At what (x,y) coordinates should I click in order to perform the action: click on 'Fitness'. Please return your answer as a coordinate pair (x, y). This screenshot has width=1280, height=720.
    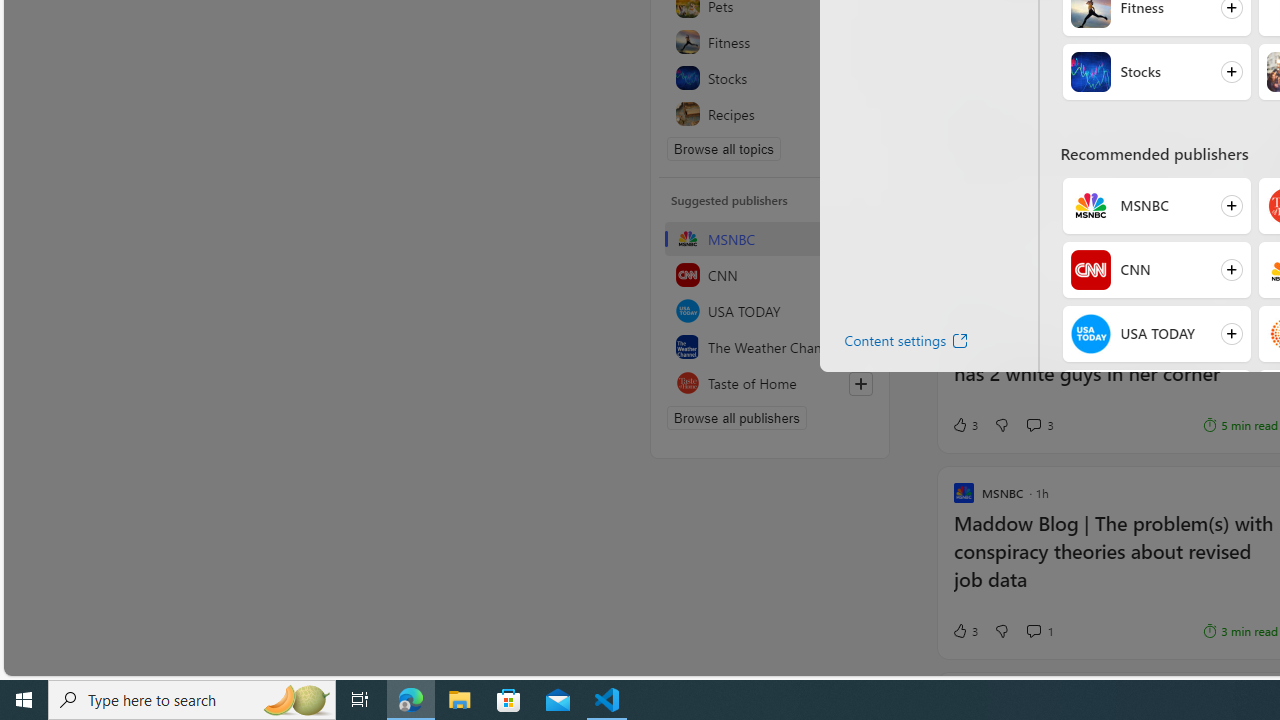
    Looking at the image, I should click on (769, 42).